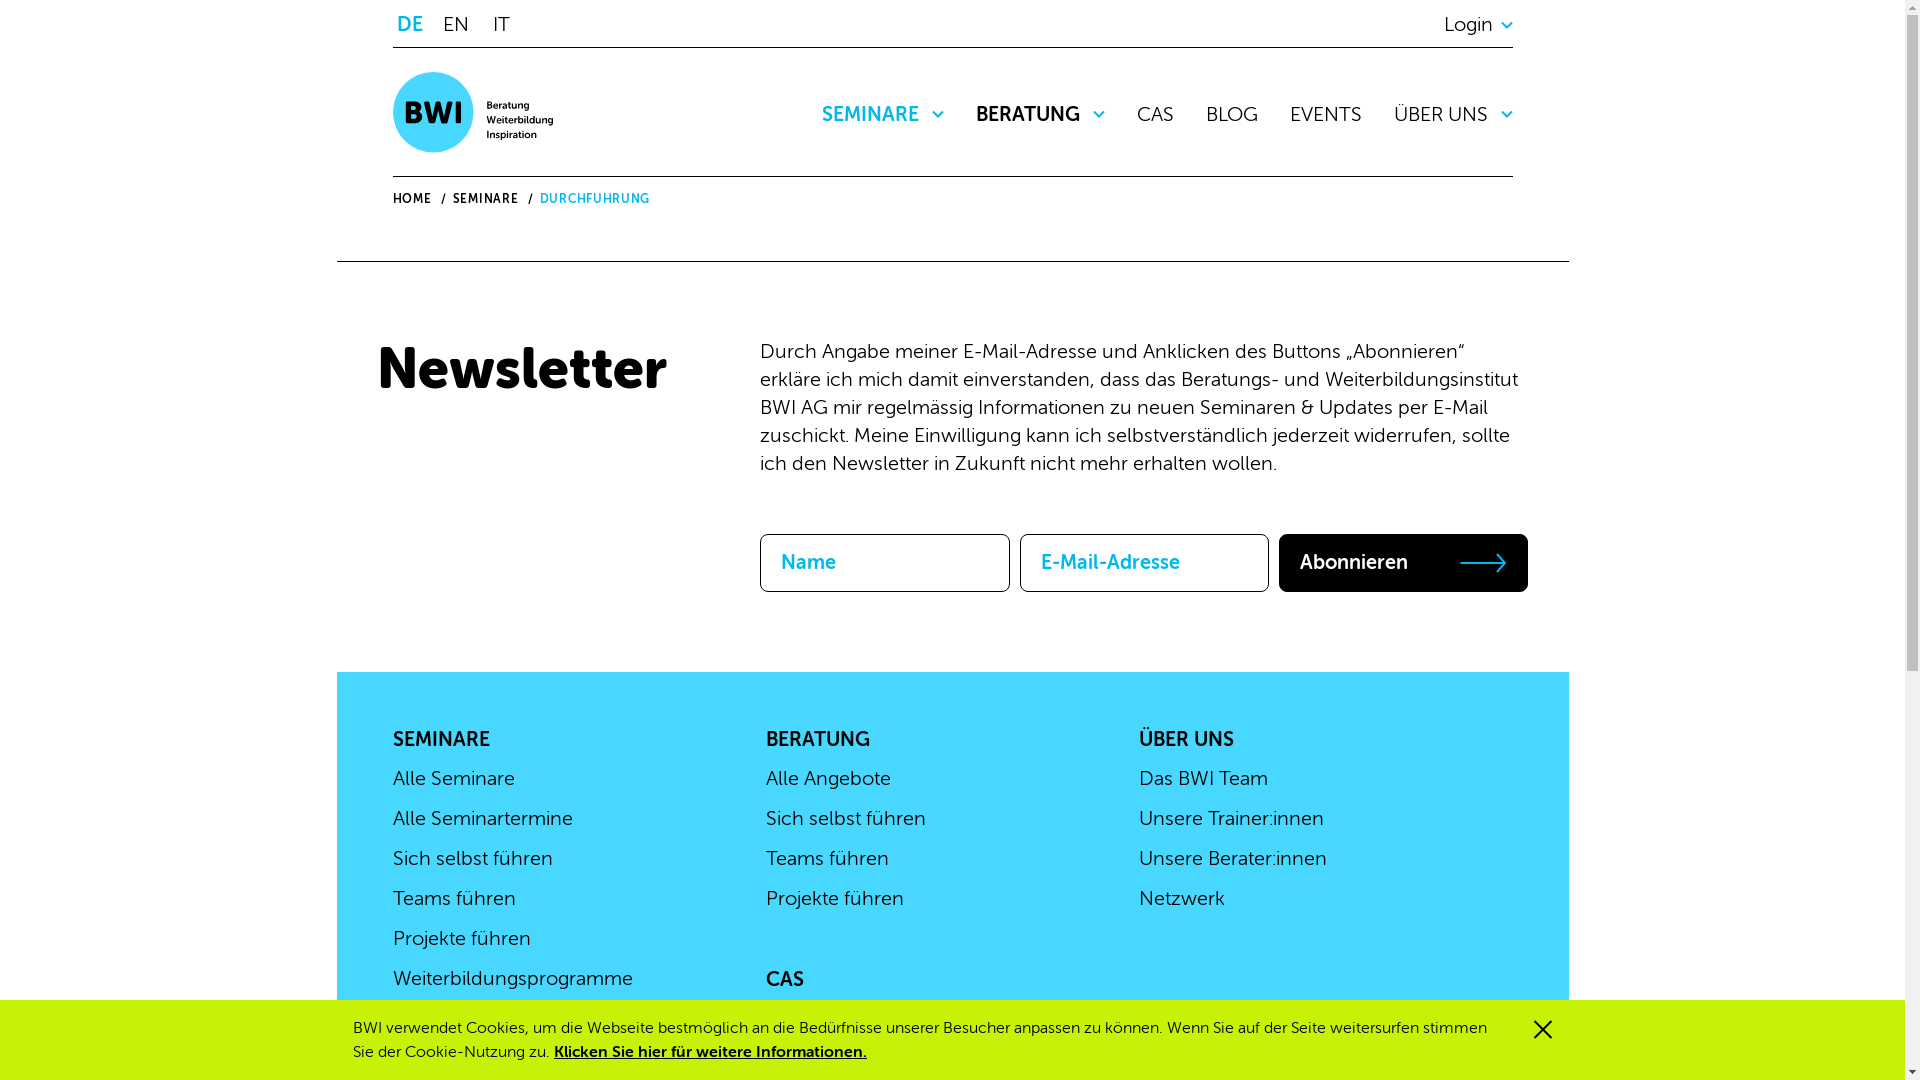 The image size is (1920, 1080). Describe the element at coordinates (392, 777) in the screenshot. I see `'Alle Seminare'` at that location.